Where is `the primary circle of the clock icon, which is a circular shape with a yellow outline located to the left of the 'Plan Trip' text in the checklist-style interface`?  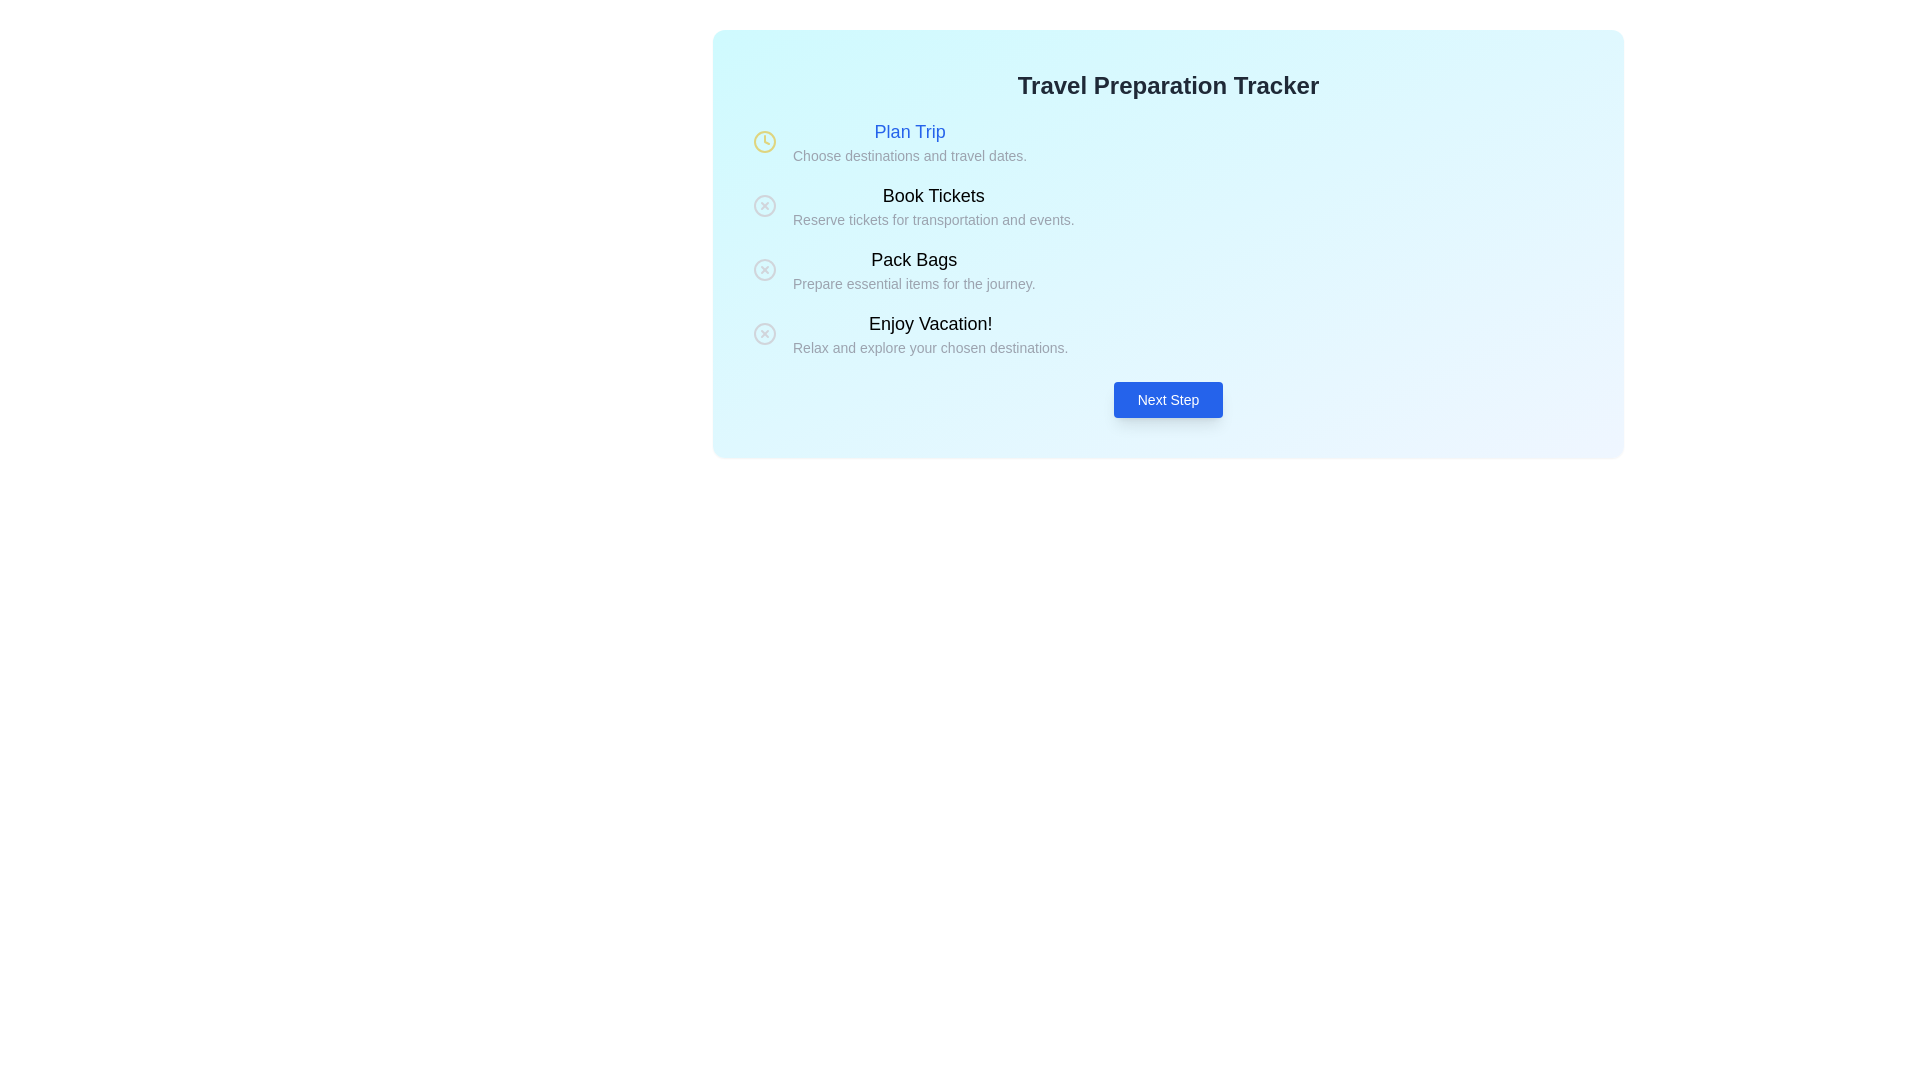 the primary circle of the clock icon, which is a circular shape with a yellow outline located to the left of the 'Plan Trip' text in the checklist-style interface is located at coordinates (763, 141).